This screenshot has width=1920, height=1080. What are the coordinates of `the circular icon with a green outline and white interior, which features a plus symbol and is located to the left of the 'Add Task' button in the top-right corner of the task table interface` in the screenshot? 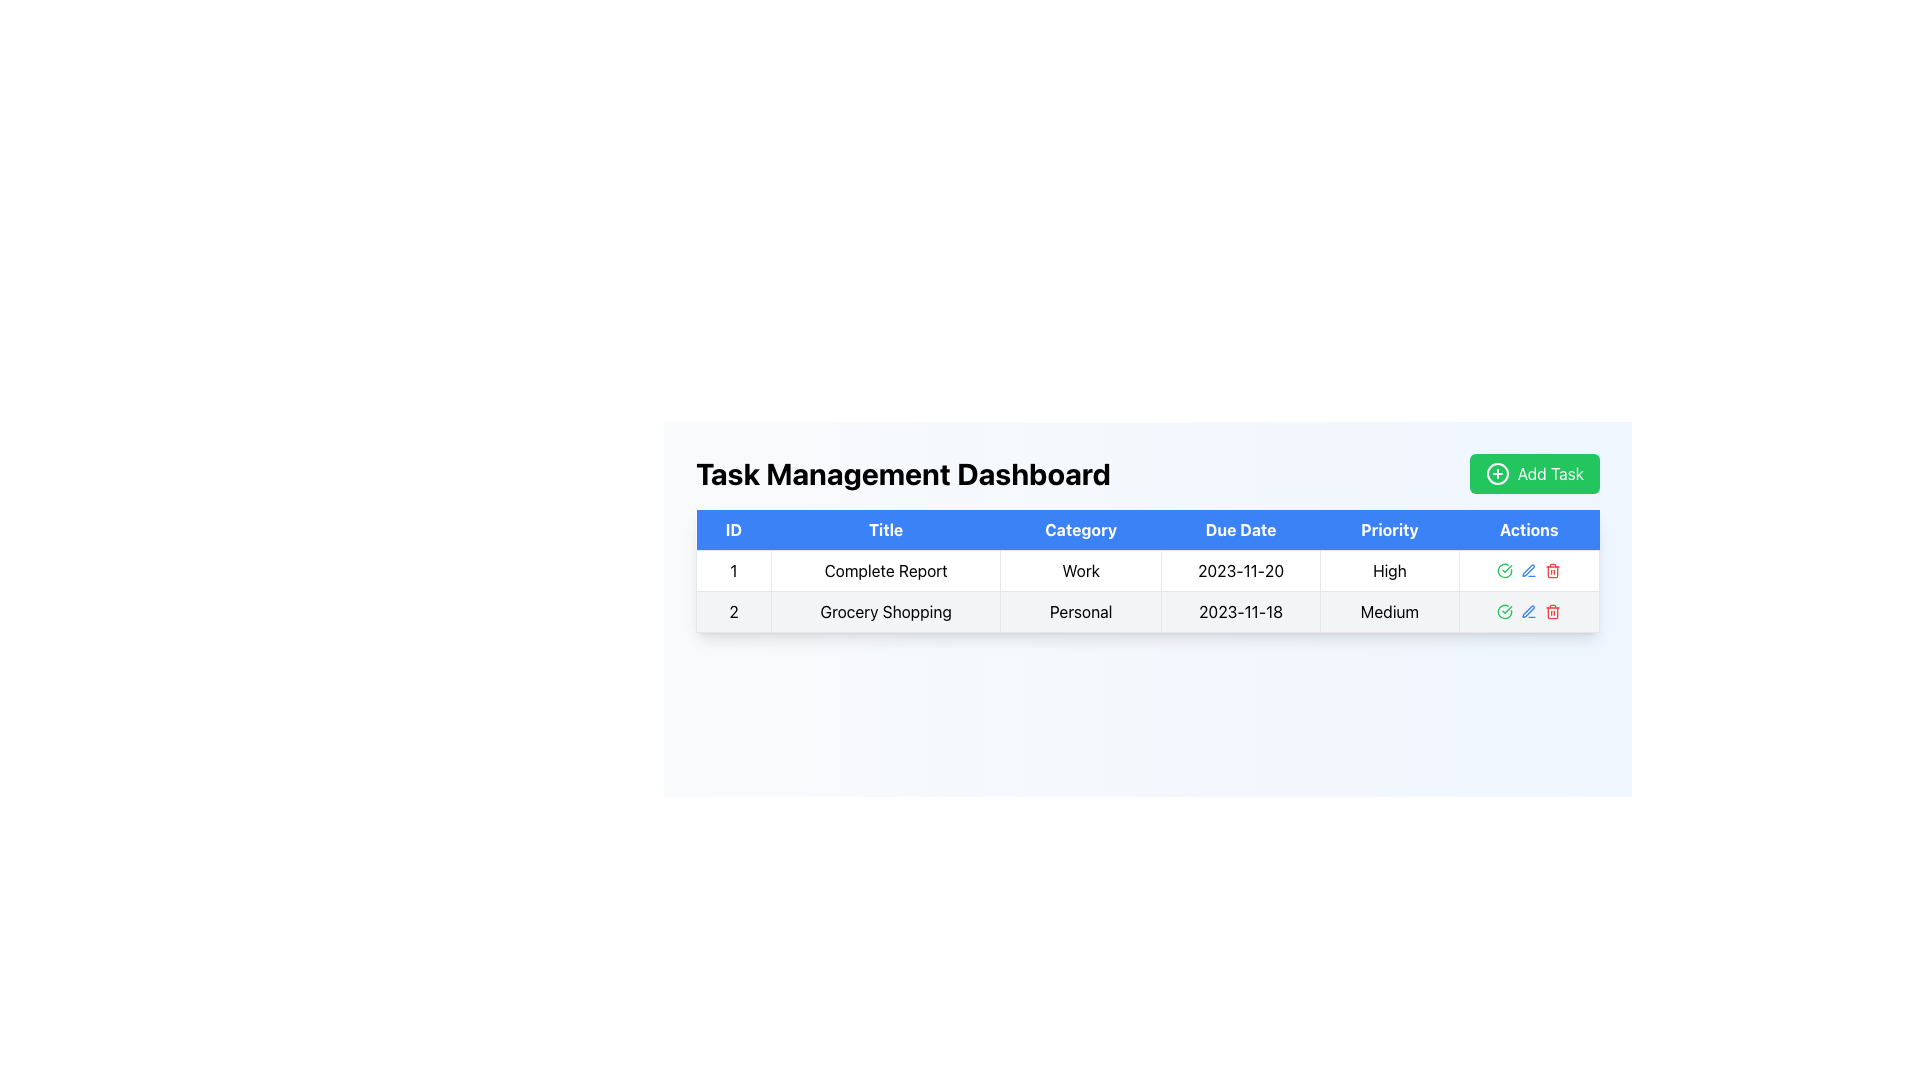 It's located at (1497, 474).